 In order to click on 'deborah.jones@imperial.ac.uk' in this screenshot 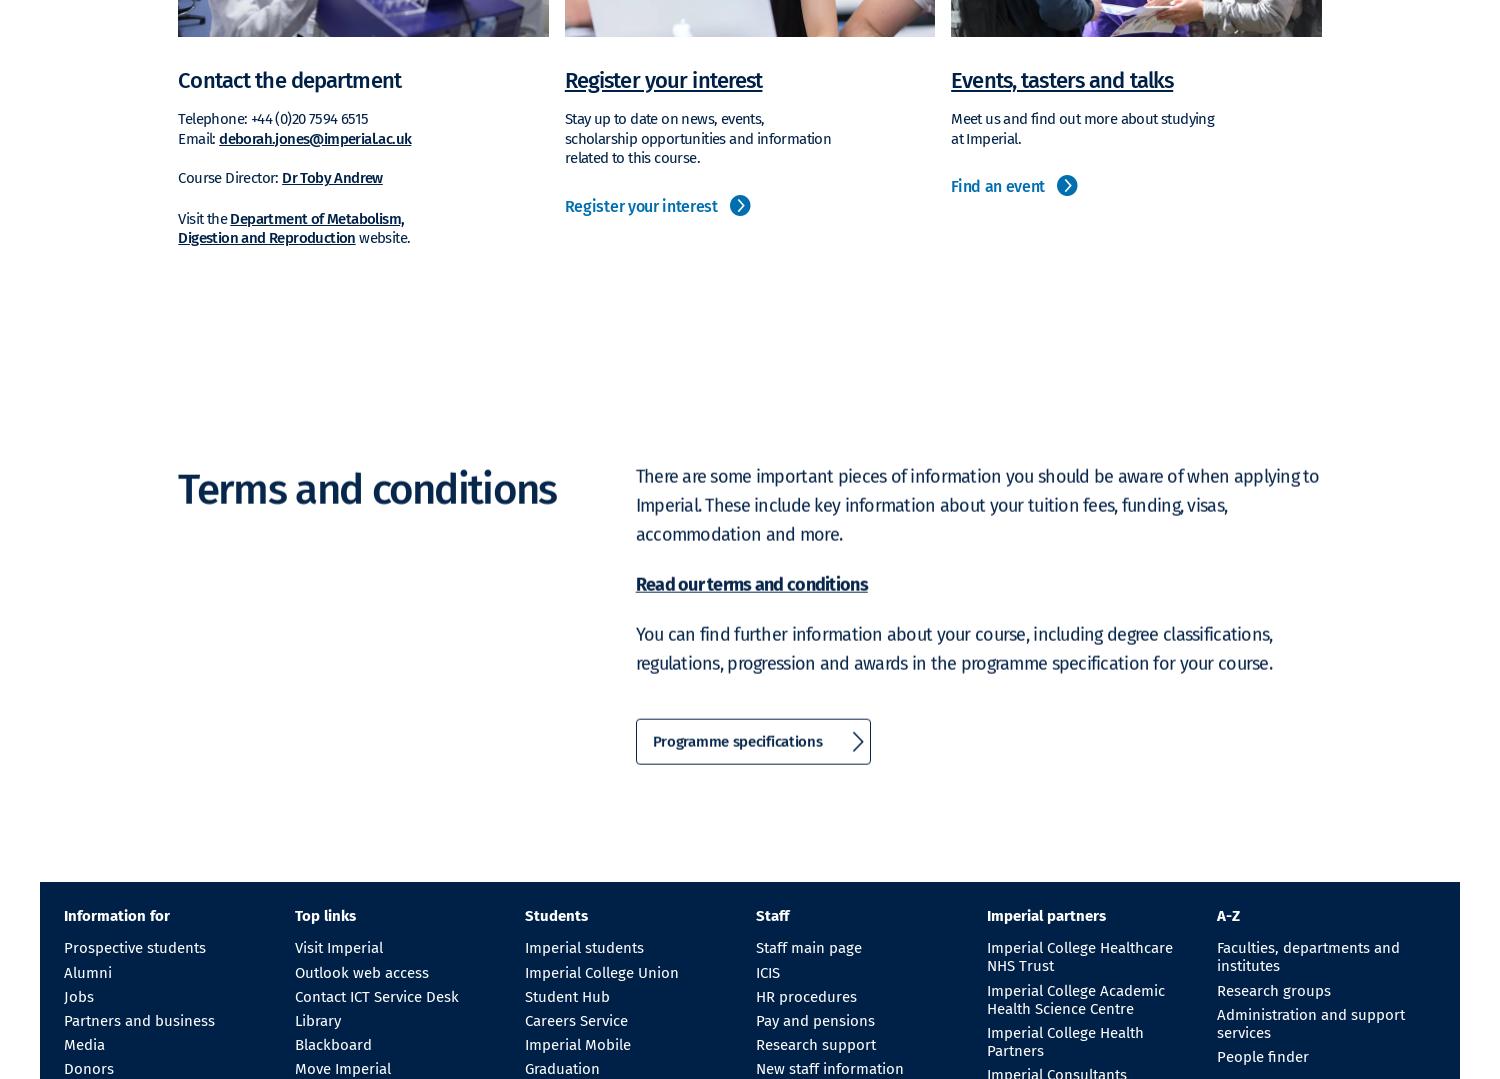, I will do `click(314, 137)`.